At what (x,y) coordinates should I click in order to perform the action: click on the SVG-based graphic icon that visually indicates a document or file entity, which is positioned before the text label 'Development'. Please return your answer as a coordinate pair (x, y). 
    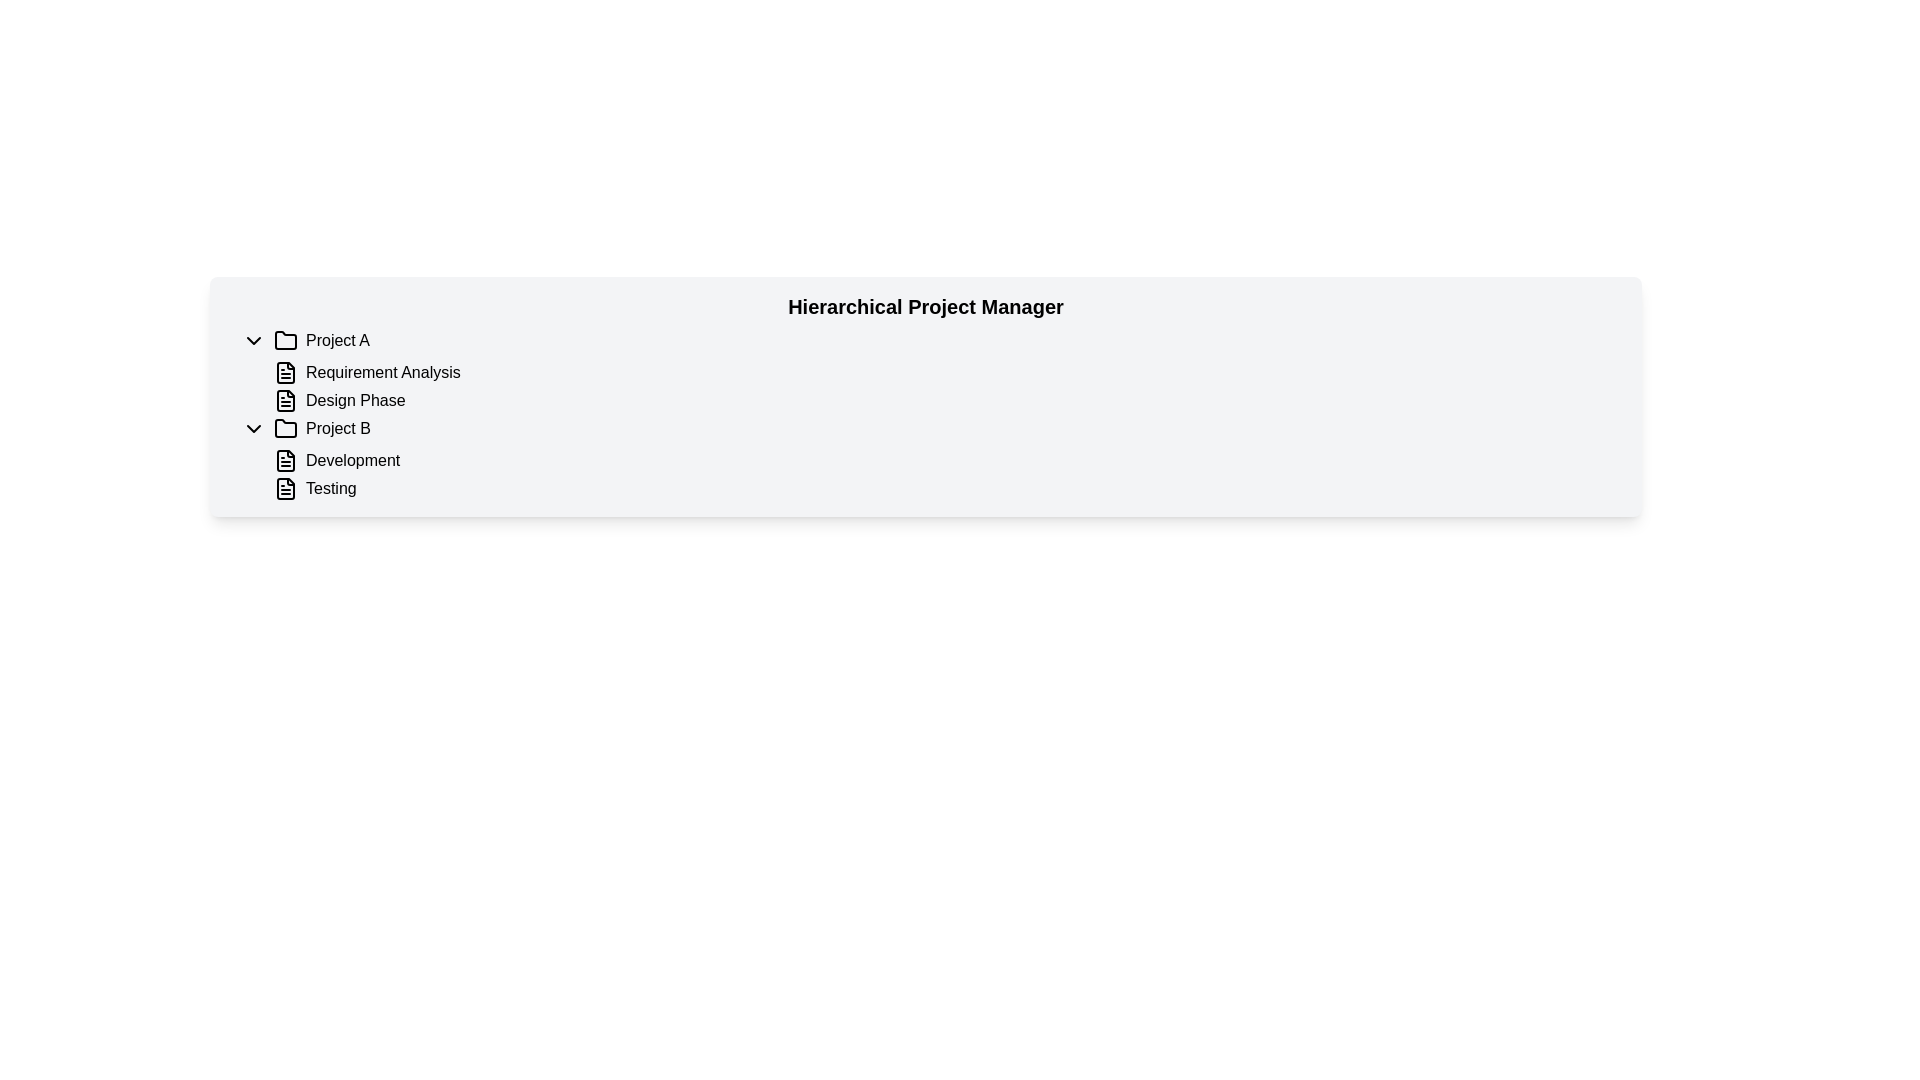
    Looking at the image, I should click on (285, 461).